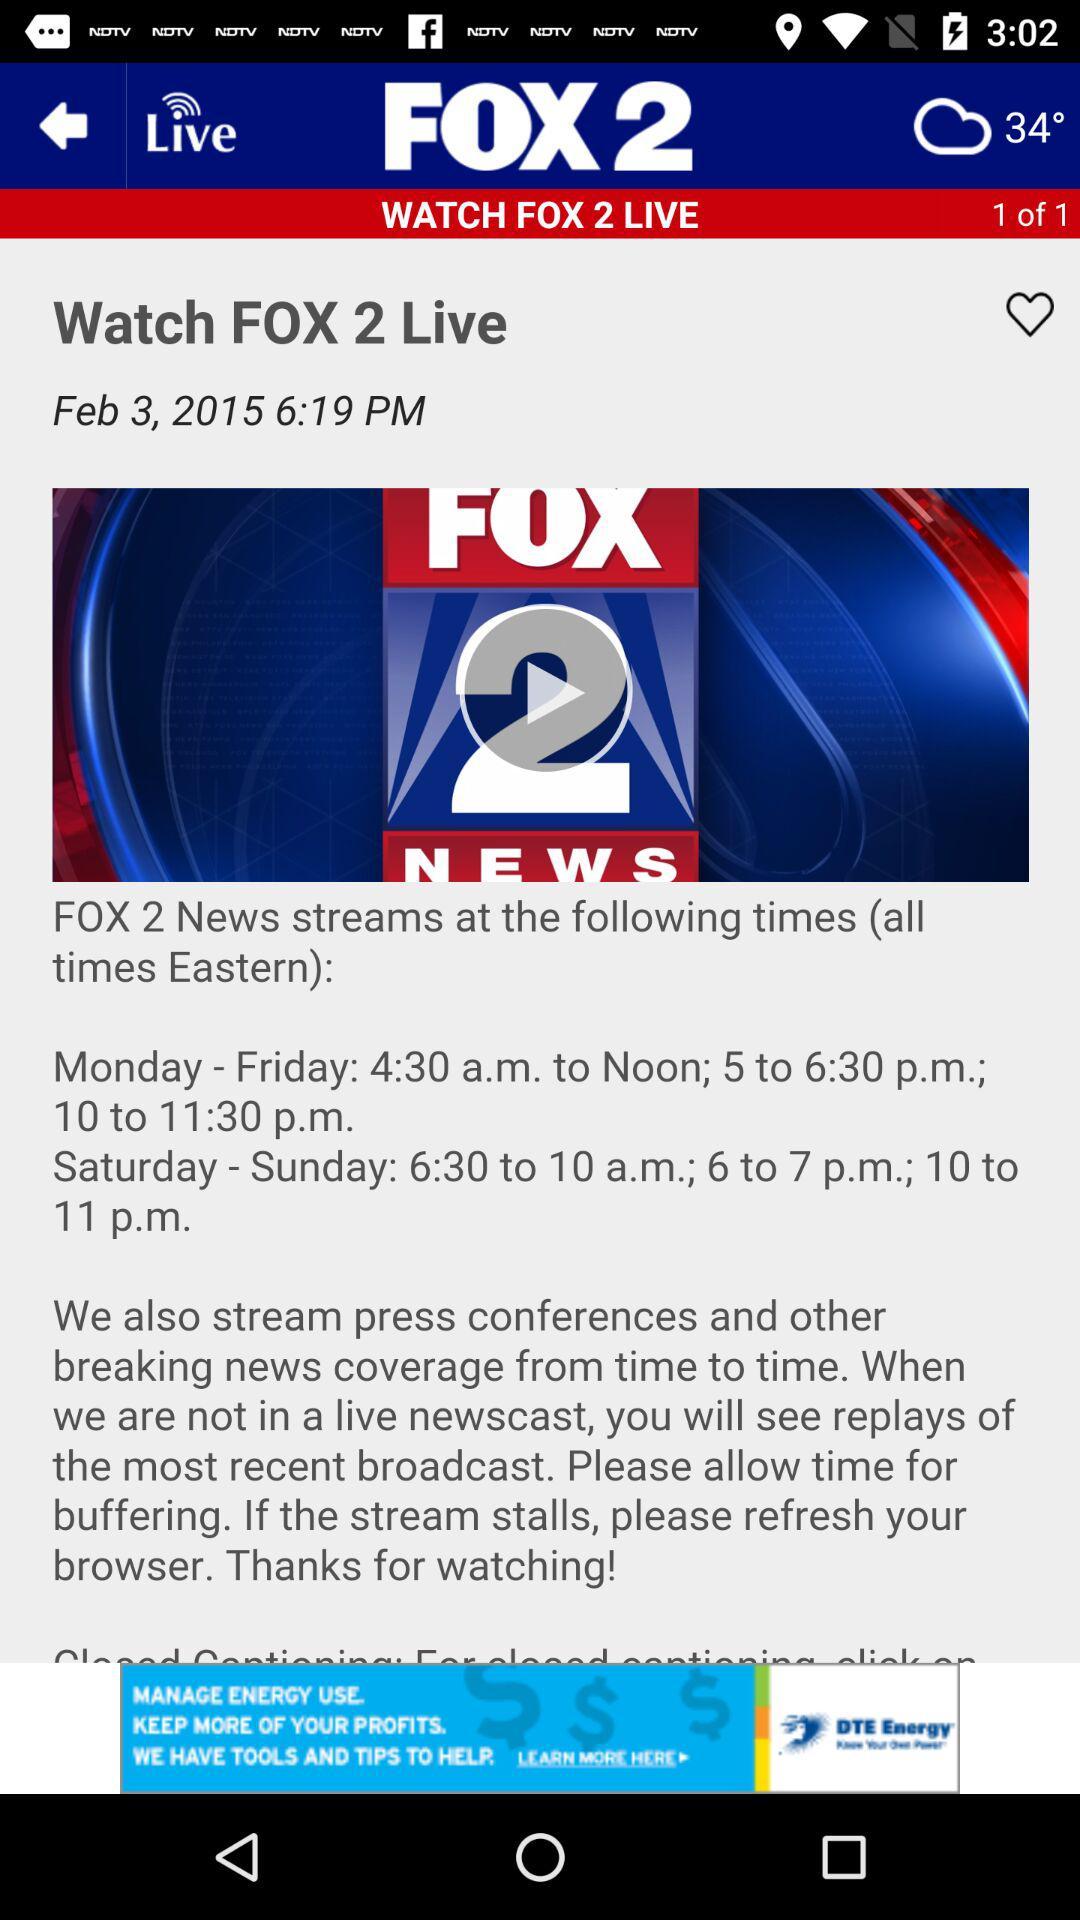 This screenshot has height=1920, width=1080. Describe the element at coordinates (540, 1727) in the screenshot. I see `open advertisement` at that location.